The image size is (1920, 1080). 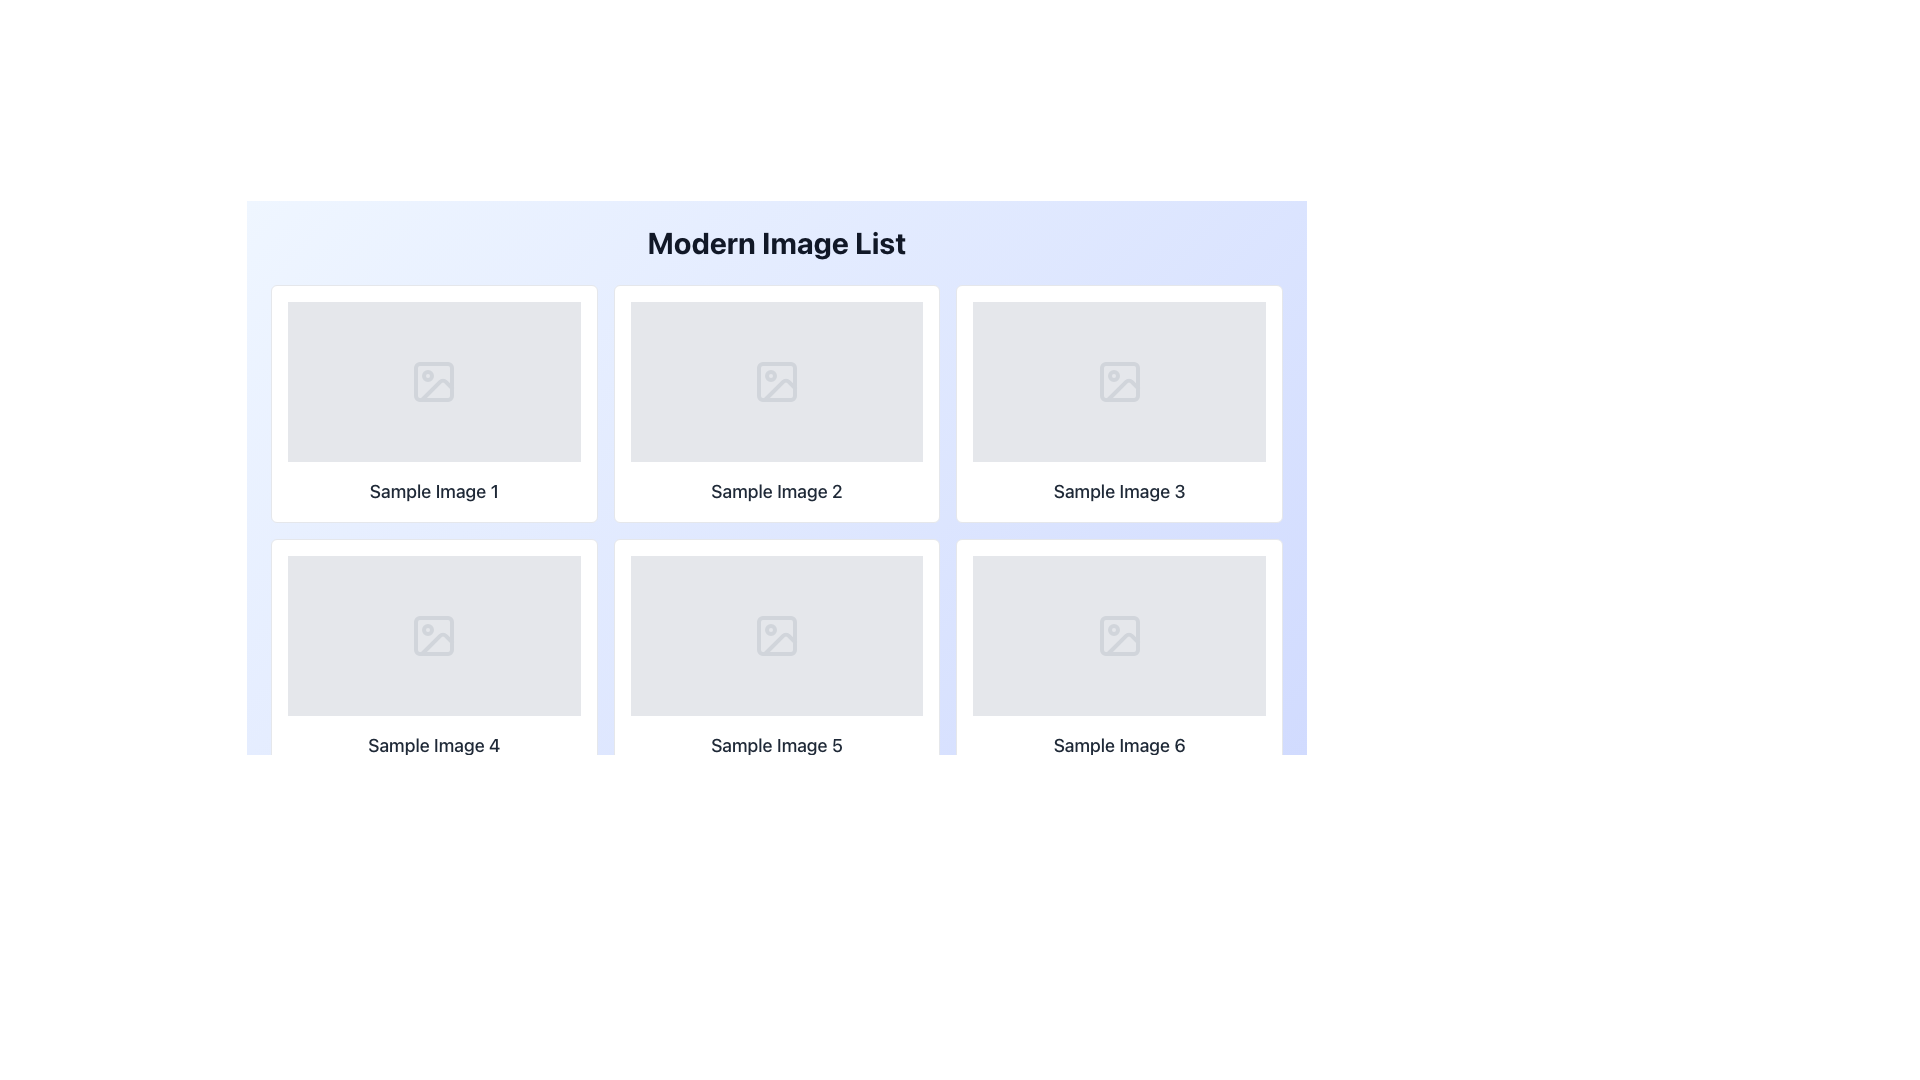 I want to click on the visual styling of the decorative SVG shape located centrally within the first image placeholder in the top-left corner of the grid layout, so click(x=433, y=381).